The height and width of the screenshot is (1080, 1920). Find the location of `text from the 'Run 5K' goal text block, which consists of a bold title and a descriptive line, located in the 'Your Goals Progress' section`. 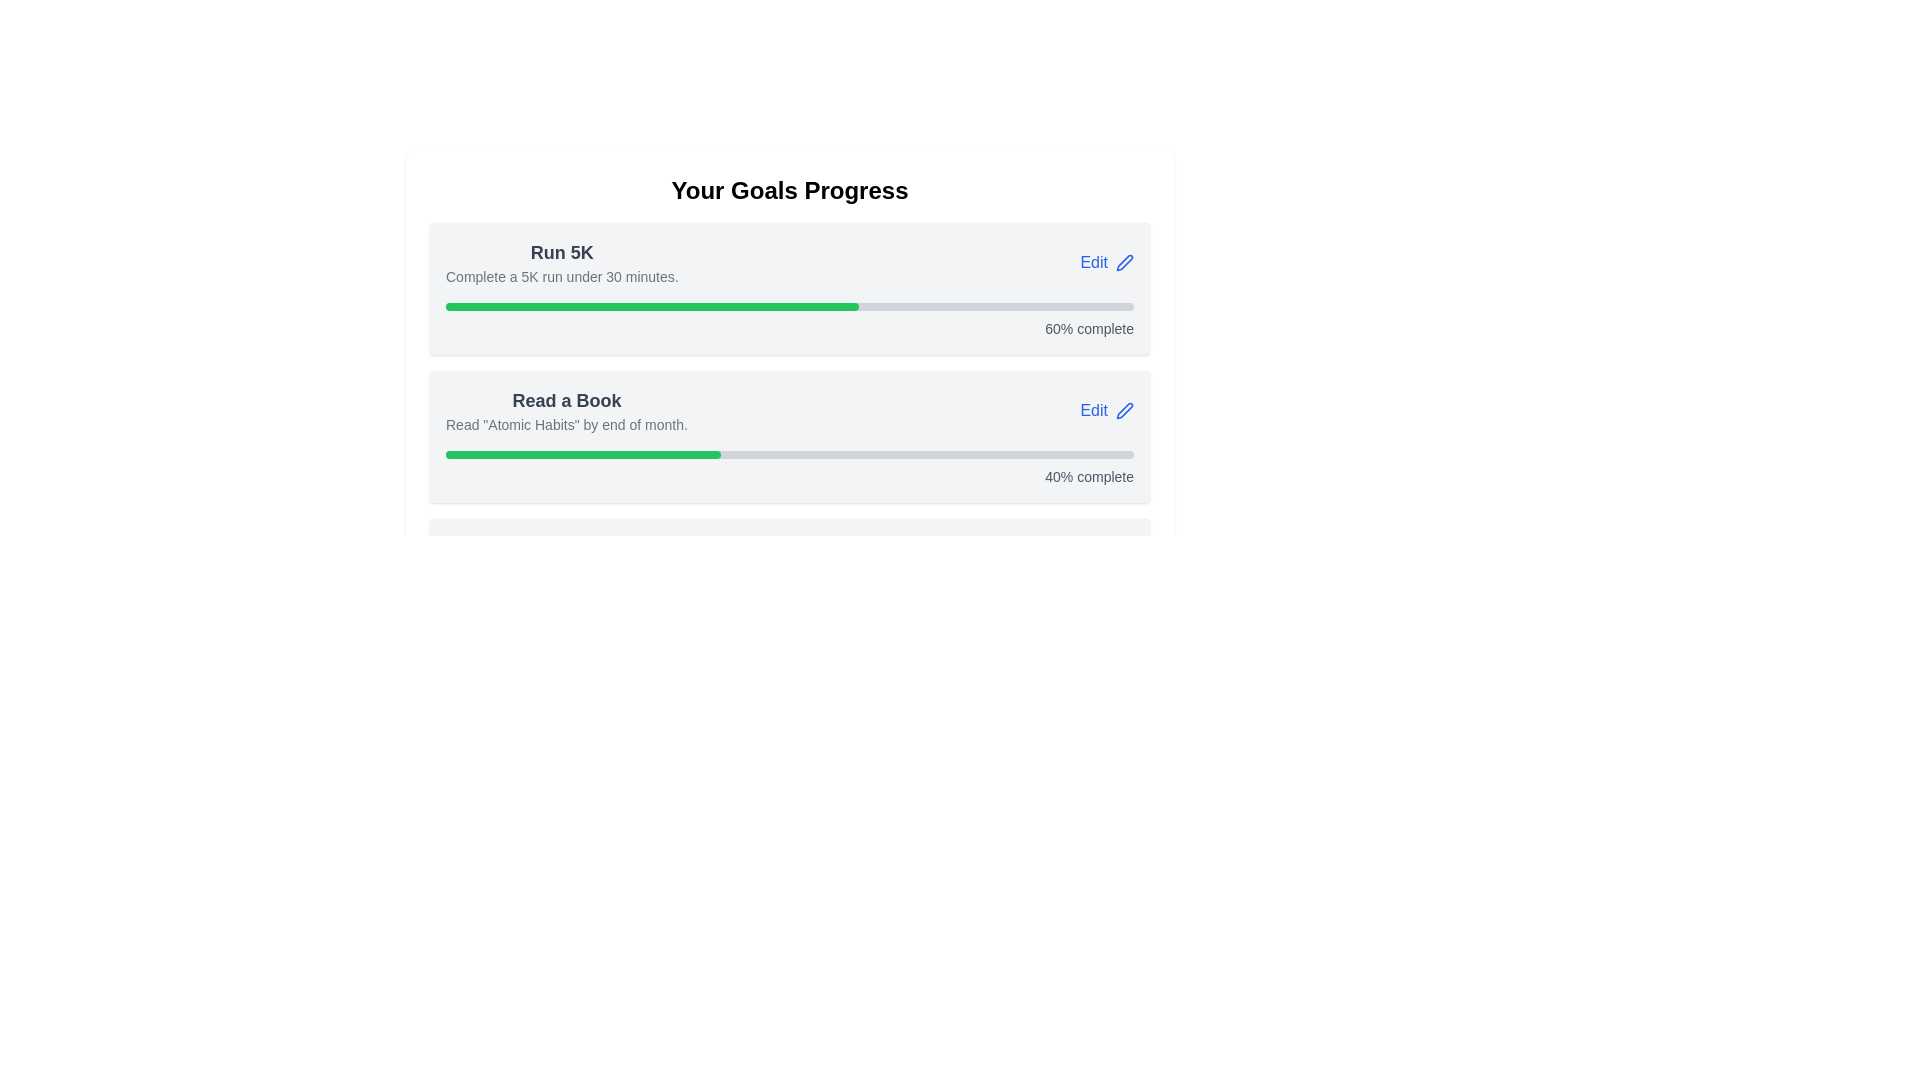

text from the 'Run 5K' goal text block, which consists of a bold title and a descriptive line, located in the 'Your Goals Progress' section is located at coordinates (561, 261).